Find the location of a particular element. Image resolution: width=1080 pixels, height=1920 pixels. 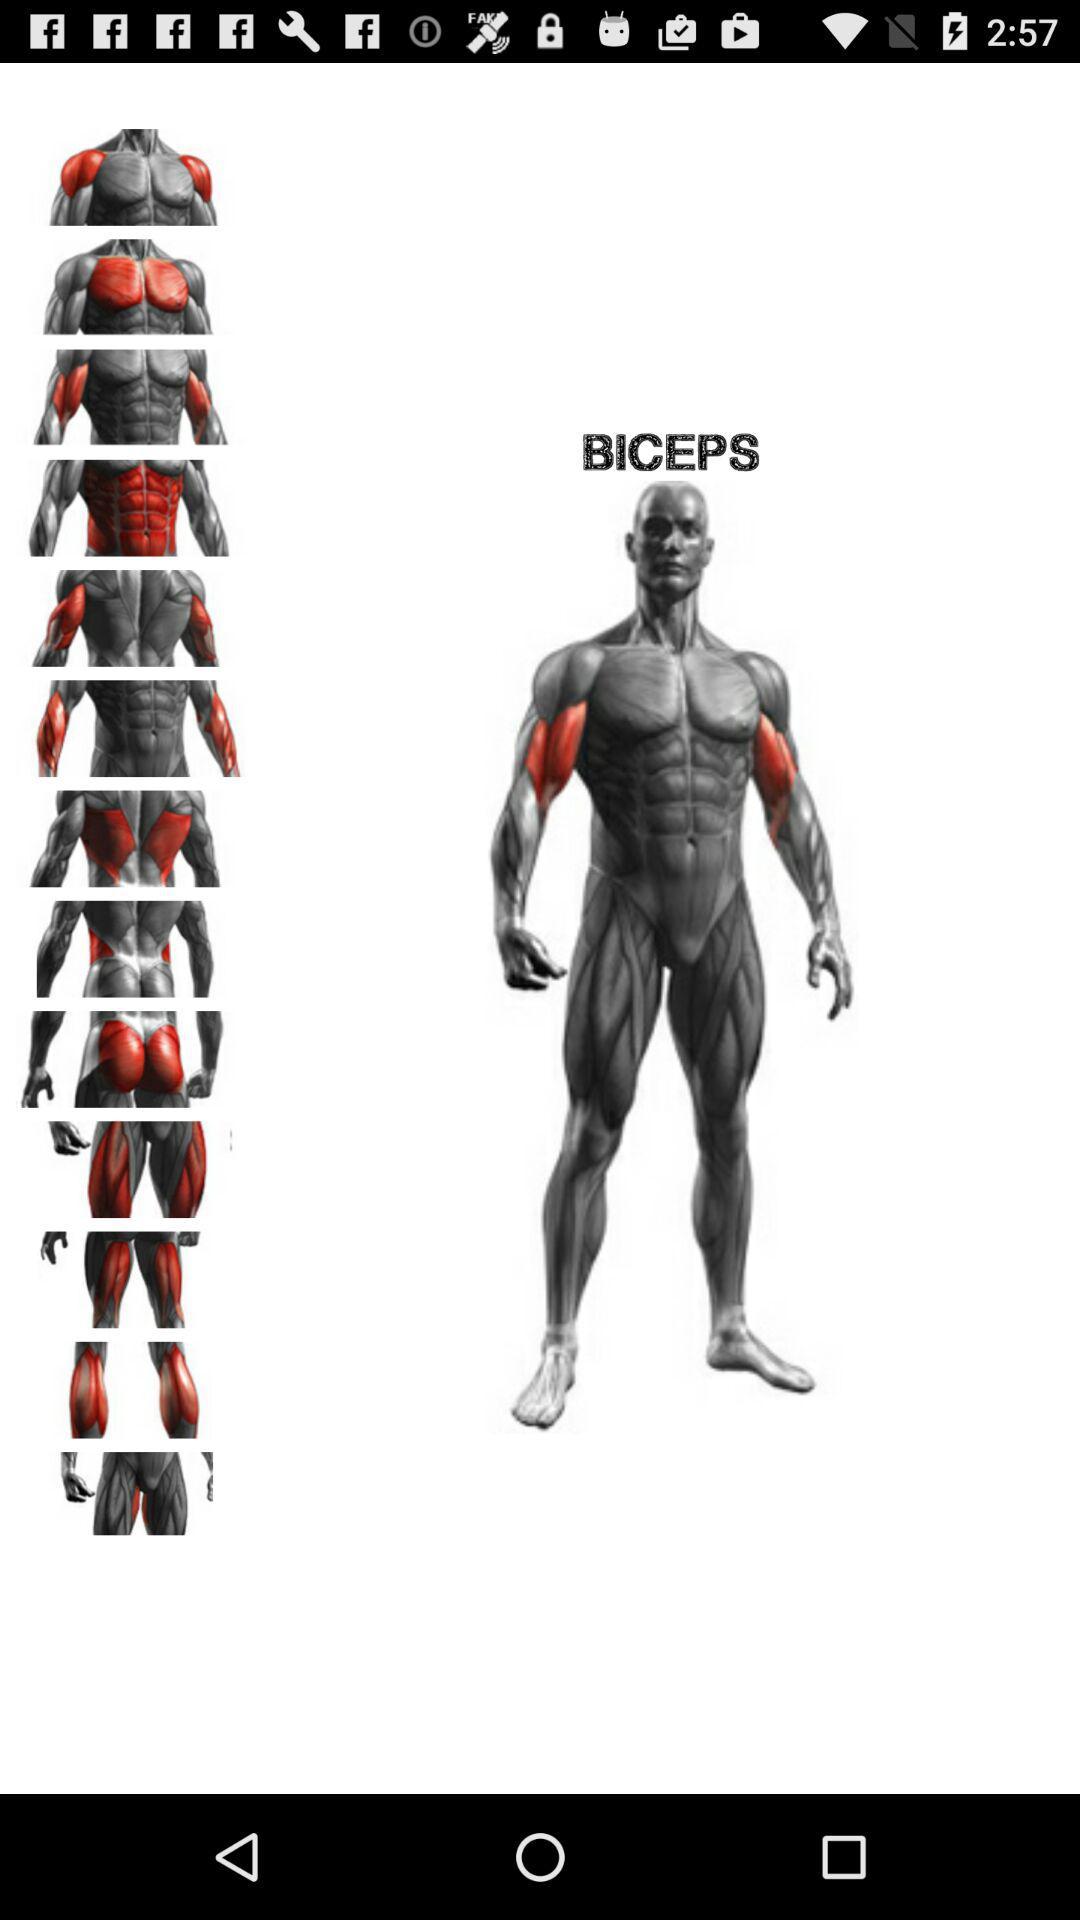

this muscle set is located at coordinates (131, 1162).